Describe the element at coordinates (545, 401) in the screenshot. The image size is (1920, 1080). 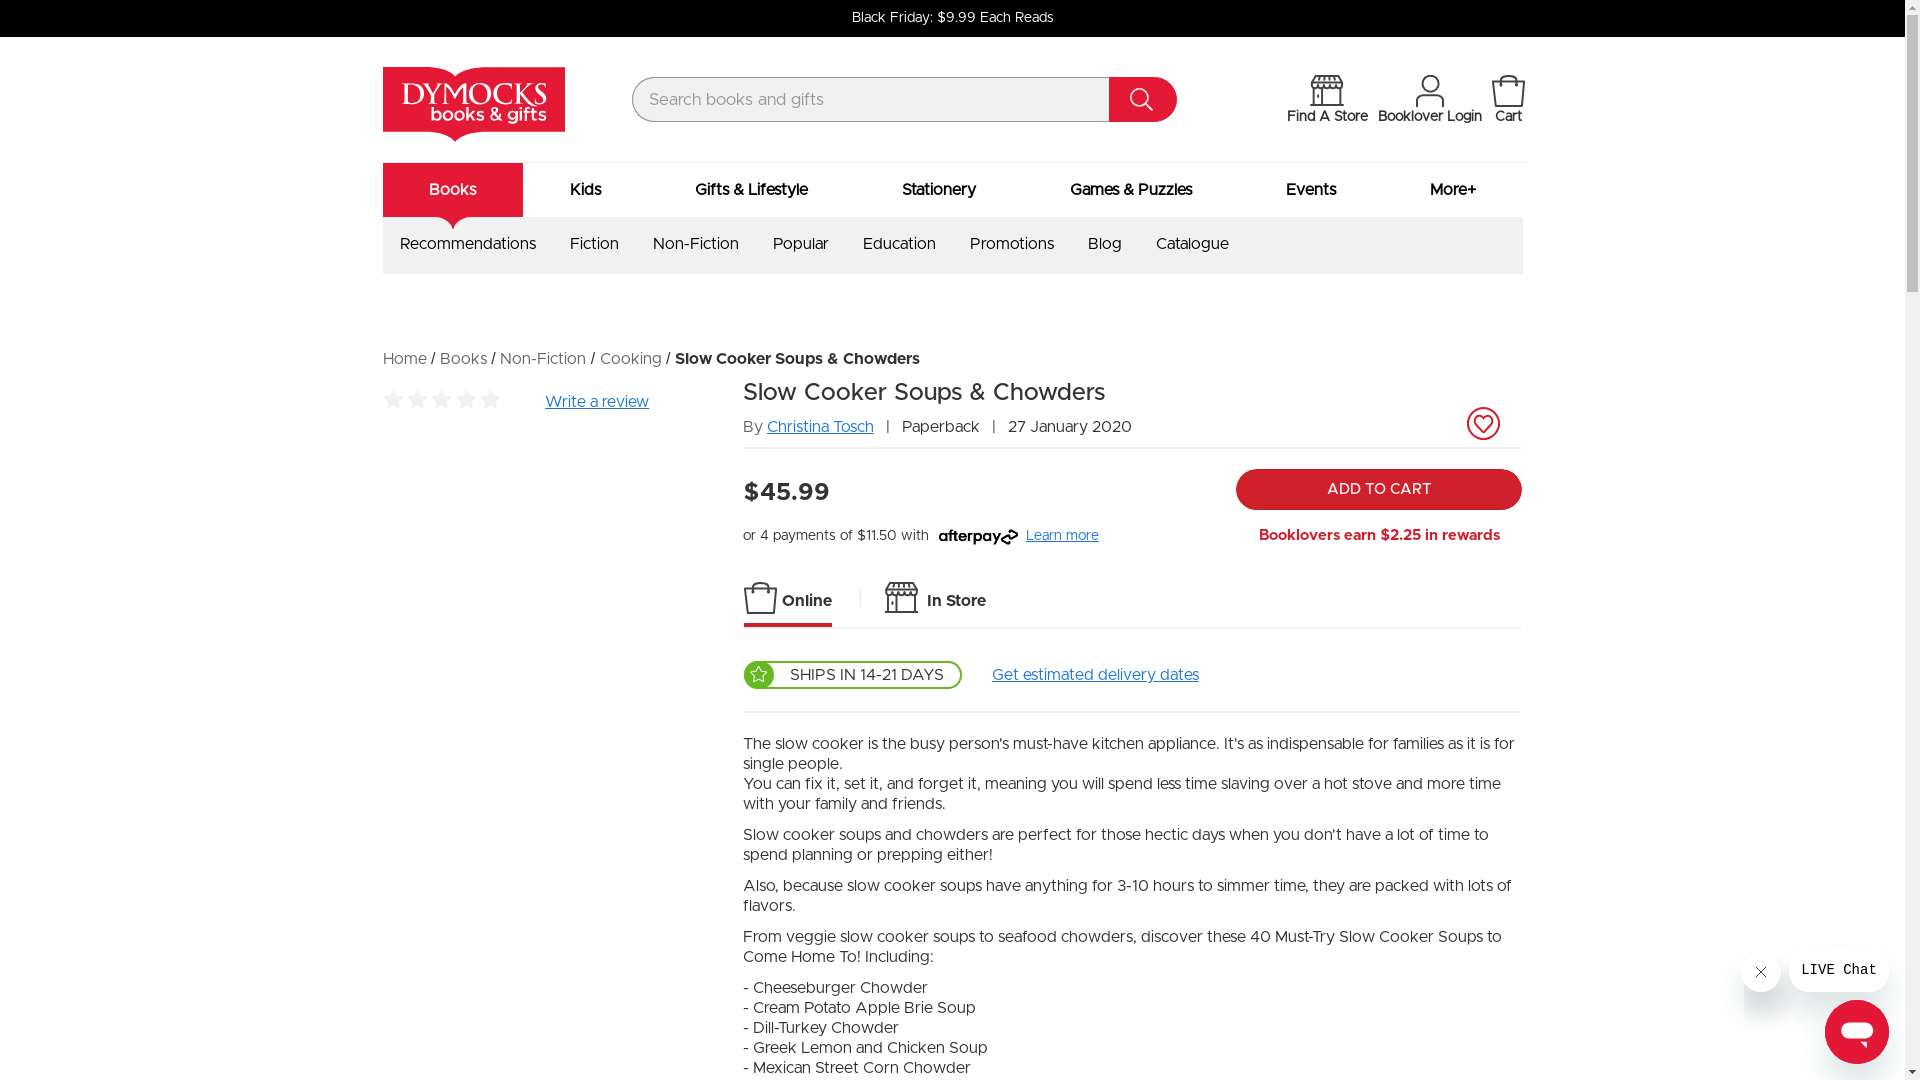
I see `'Write a review'` at that location.